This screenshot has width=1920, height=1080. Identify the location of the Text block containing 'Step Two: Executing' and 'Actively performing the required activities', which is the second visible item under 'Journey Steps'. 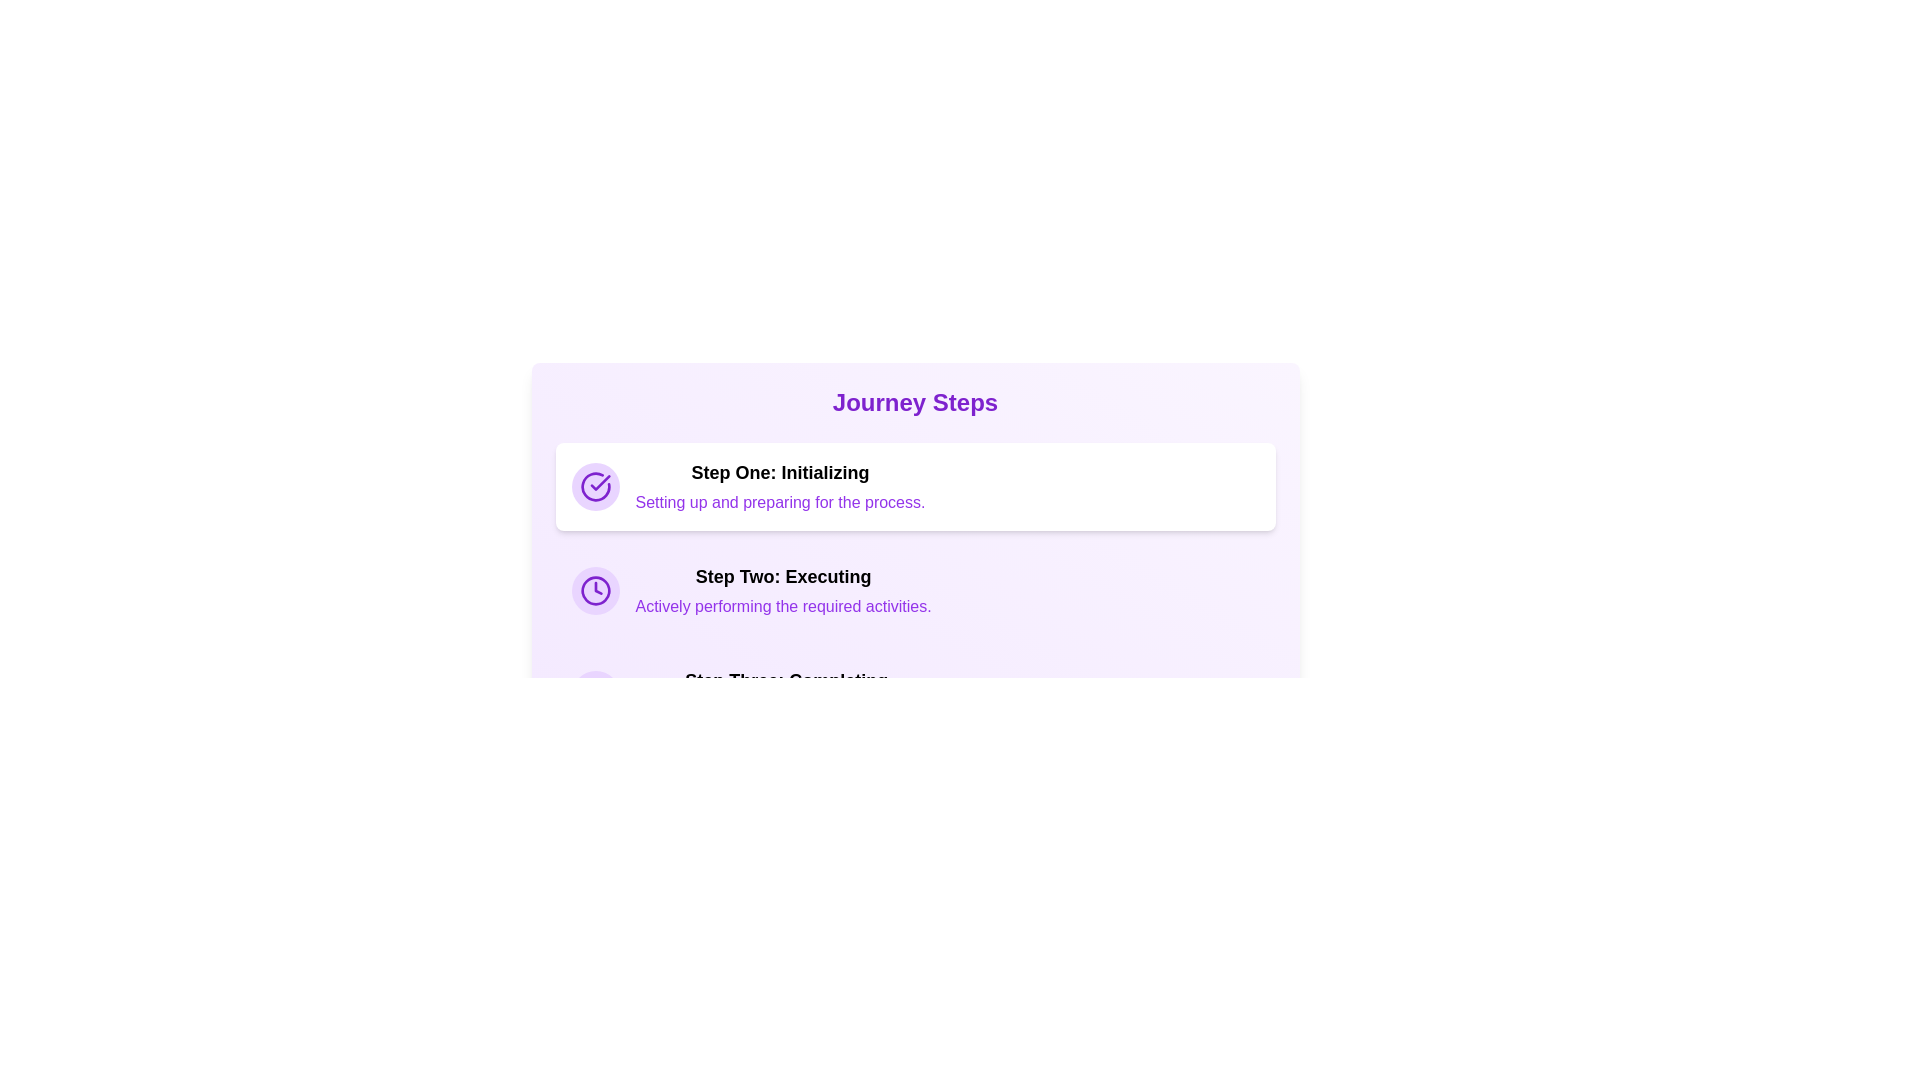
(782, 589).